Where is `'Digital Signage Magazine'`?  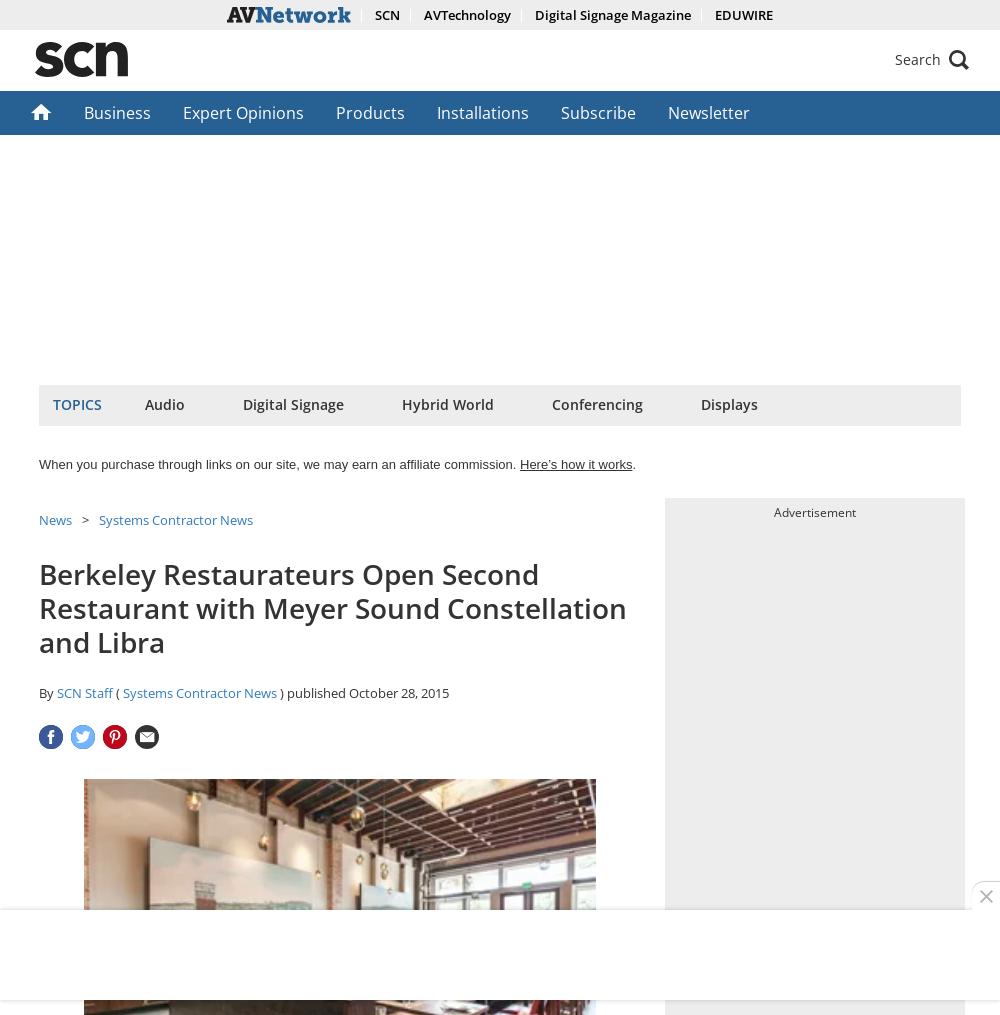
'Digital Signage Magazine' is located at coordinates (534, 14).